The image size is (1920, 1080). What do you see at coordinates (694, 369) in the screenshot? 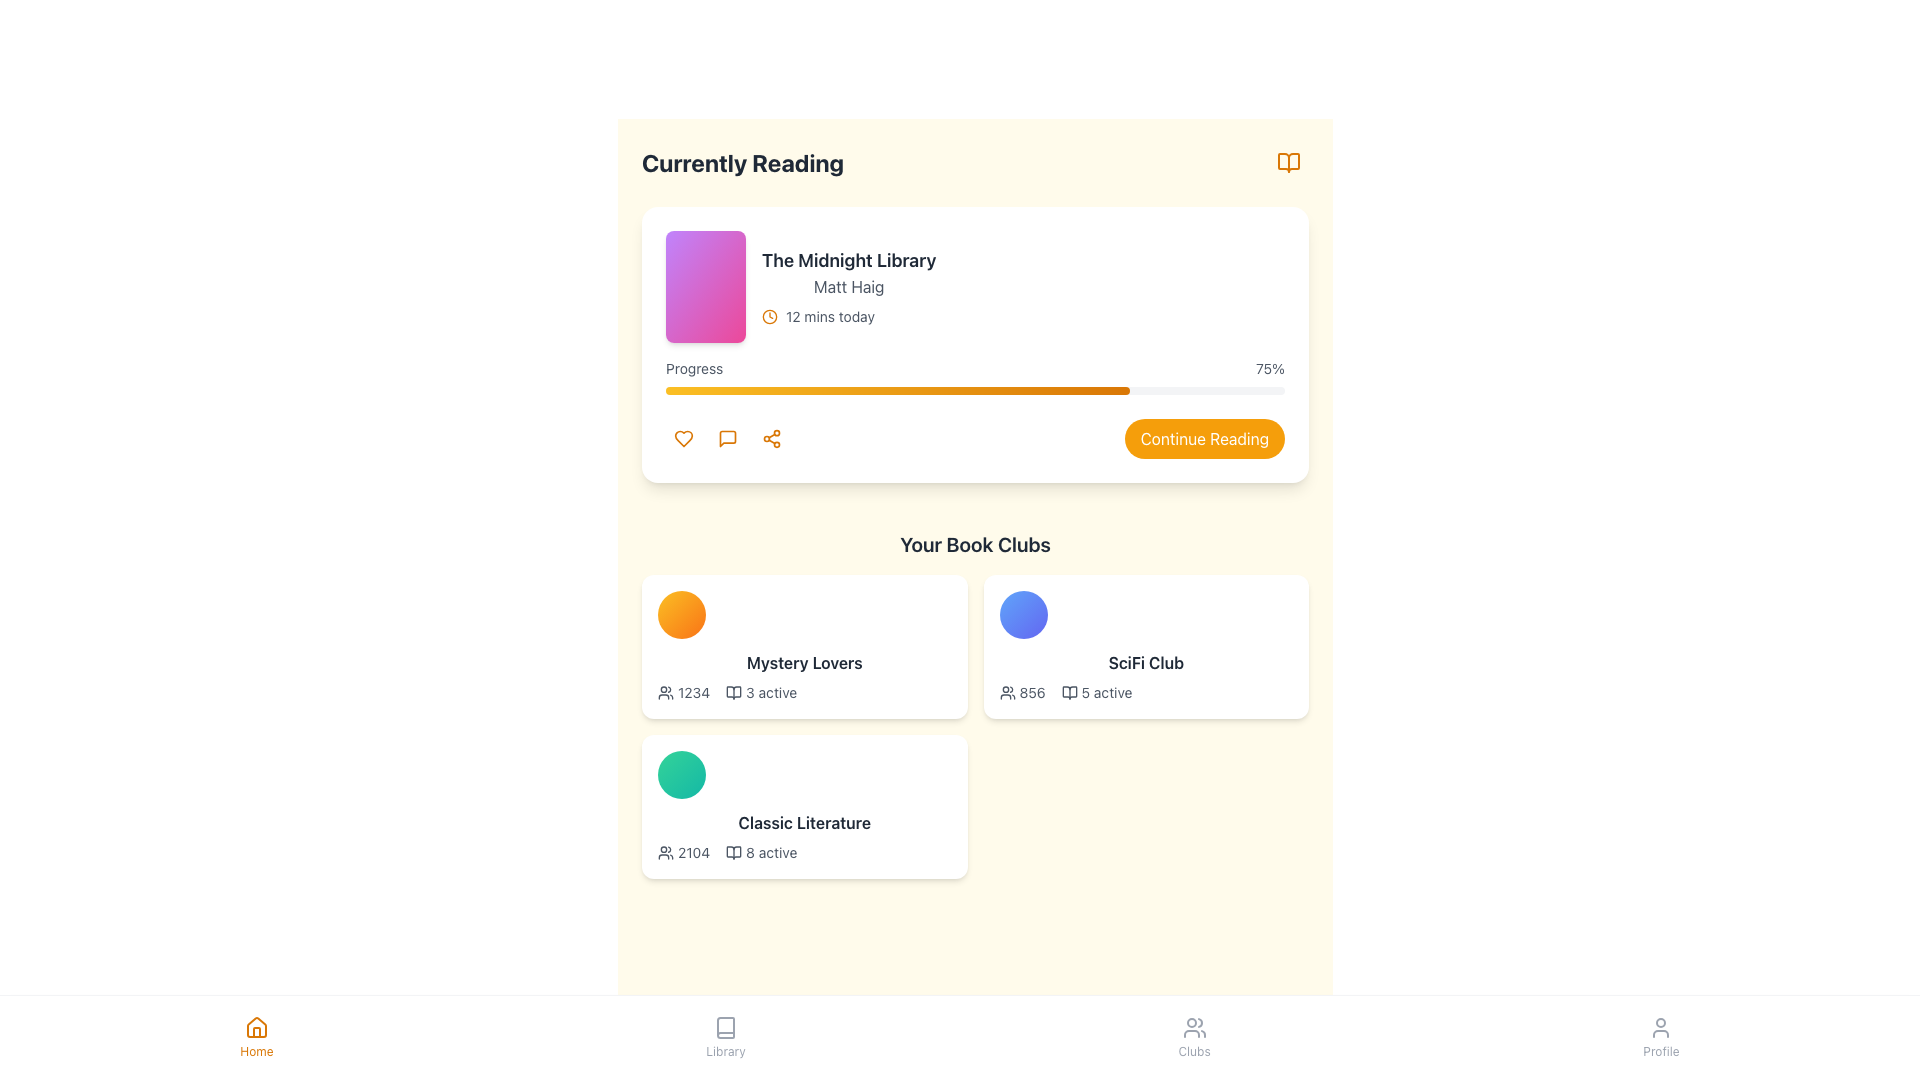
I see `the Text Label that serves as a label for the progress bar, located above it and displaying '75%'` at bounding box center [694, 369].